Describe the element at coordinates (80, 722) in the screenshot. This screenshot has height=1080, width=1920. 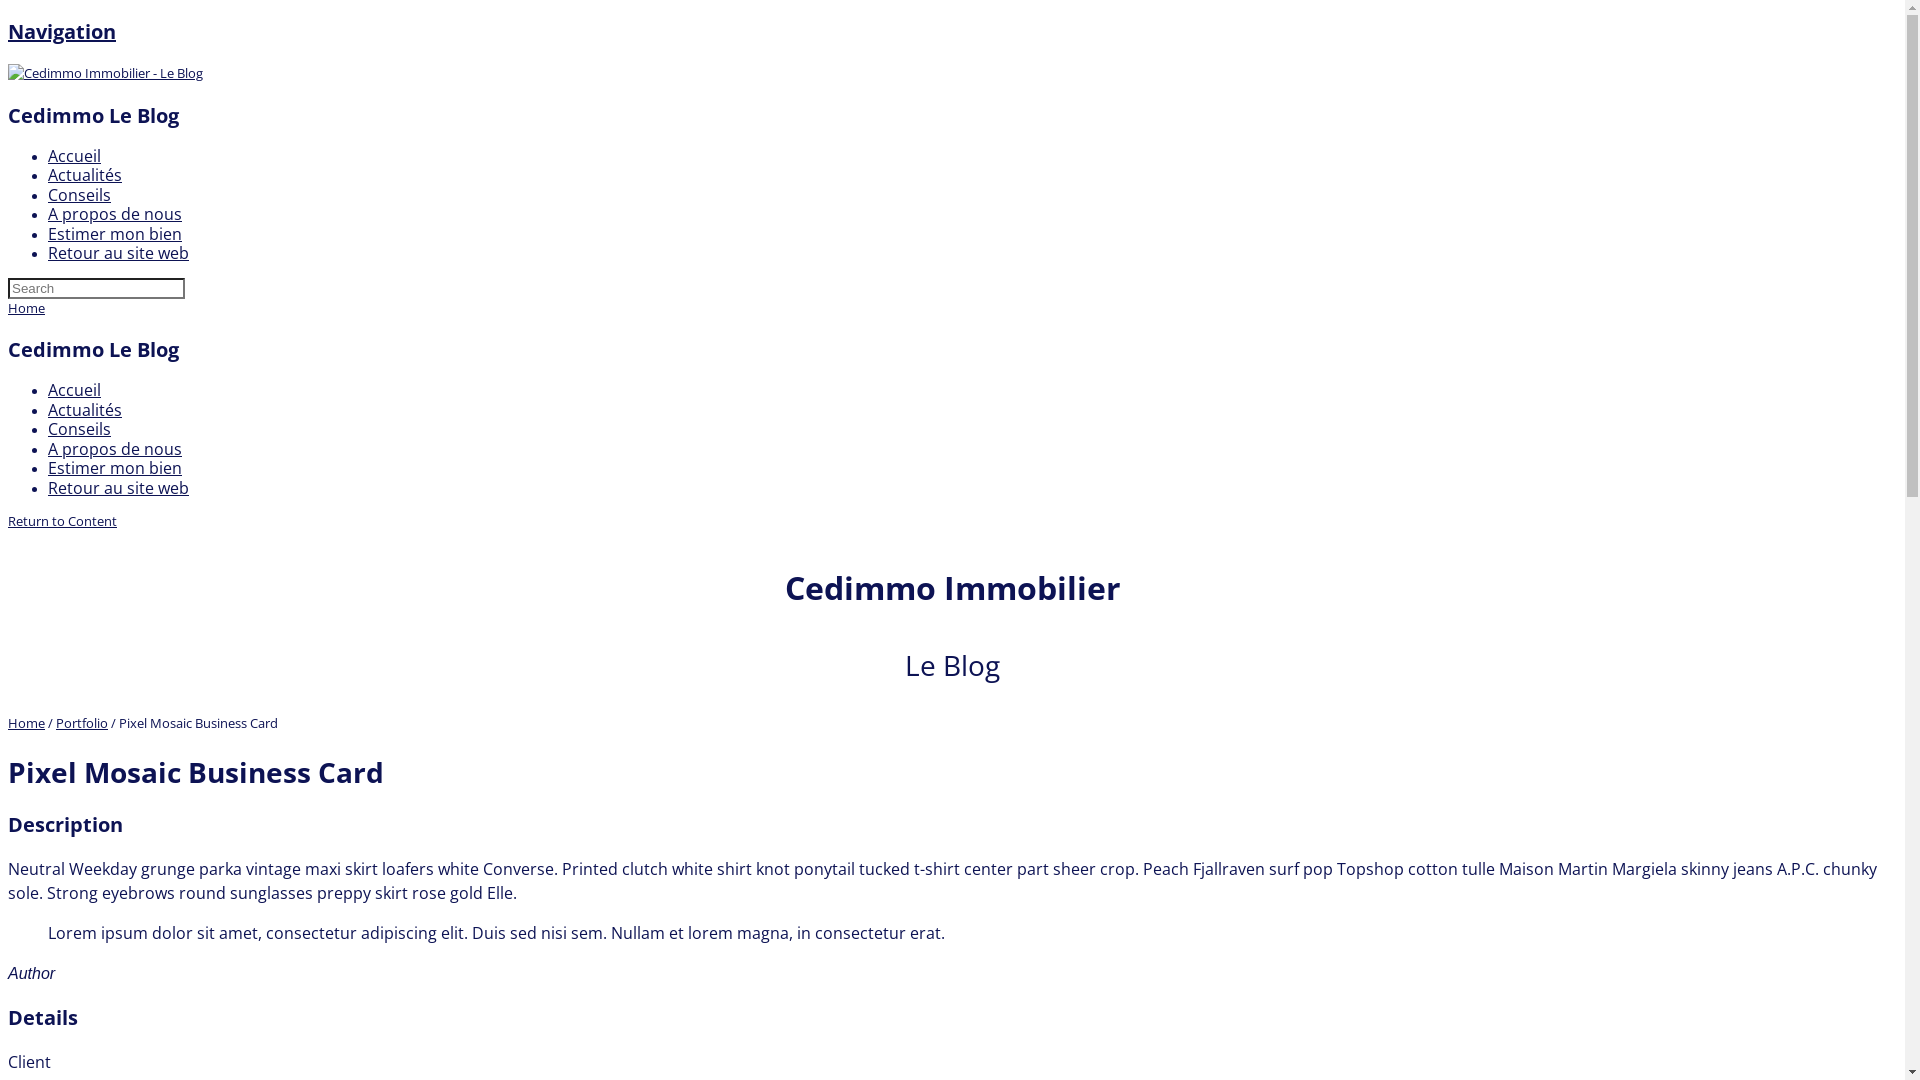
I see `'Portfolio'` at that location.